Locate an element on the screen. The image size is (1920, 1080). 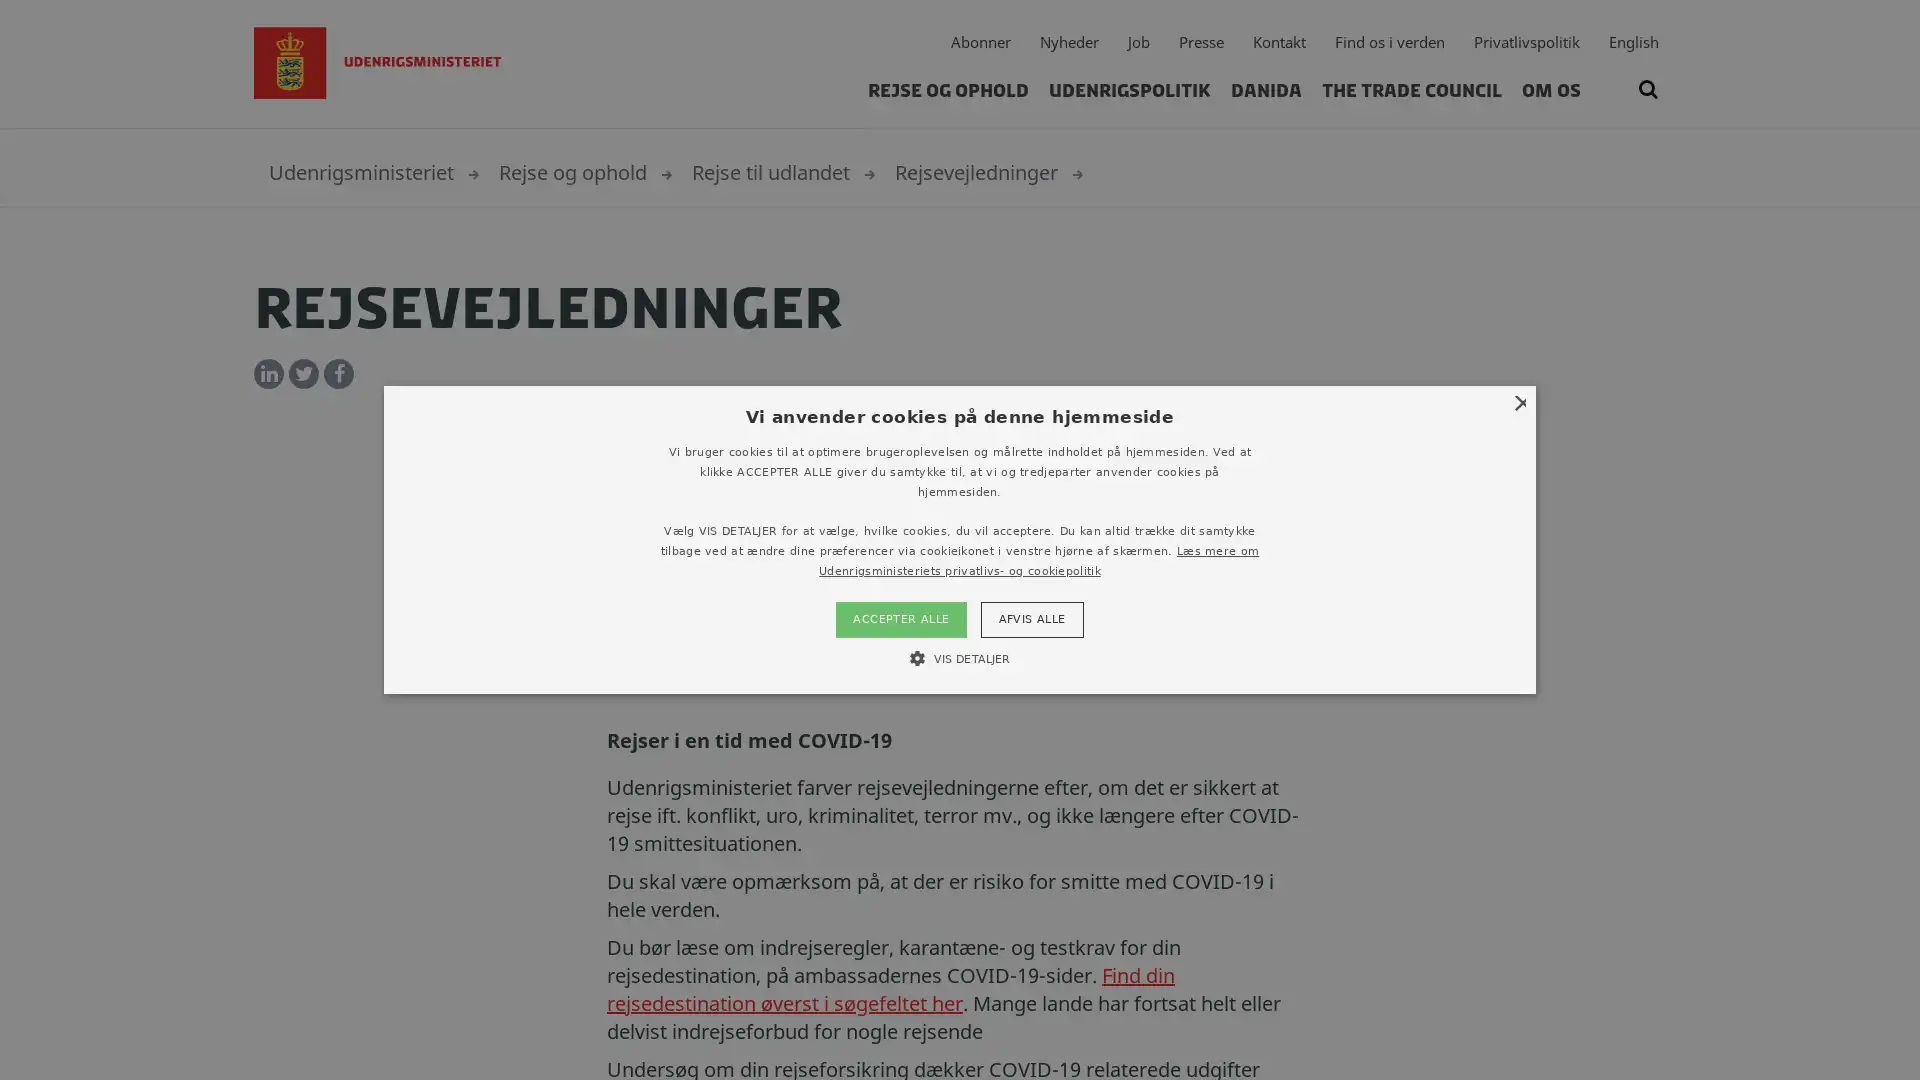
AFVIS ALLE is located at coordinates (1031, 617).